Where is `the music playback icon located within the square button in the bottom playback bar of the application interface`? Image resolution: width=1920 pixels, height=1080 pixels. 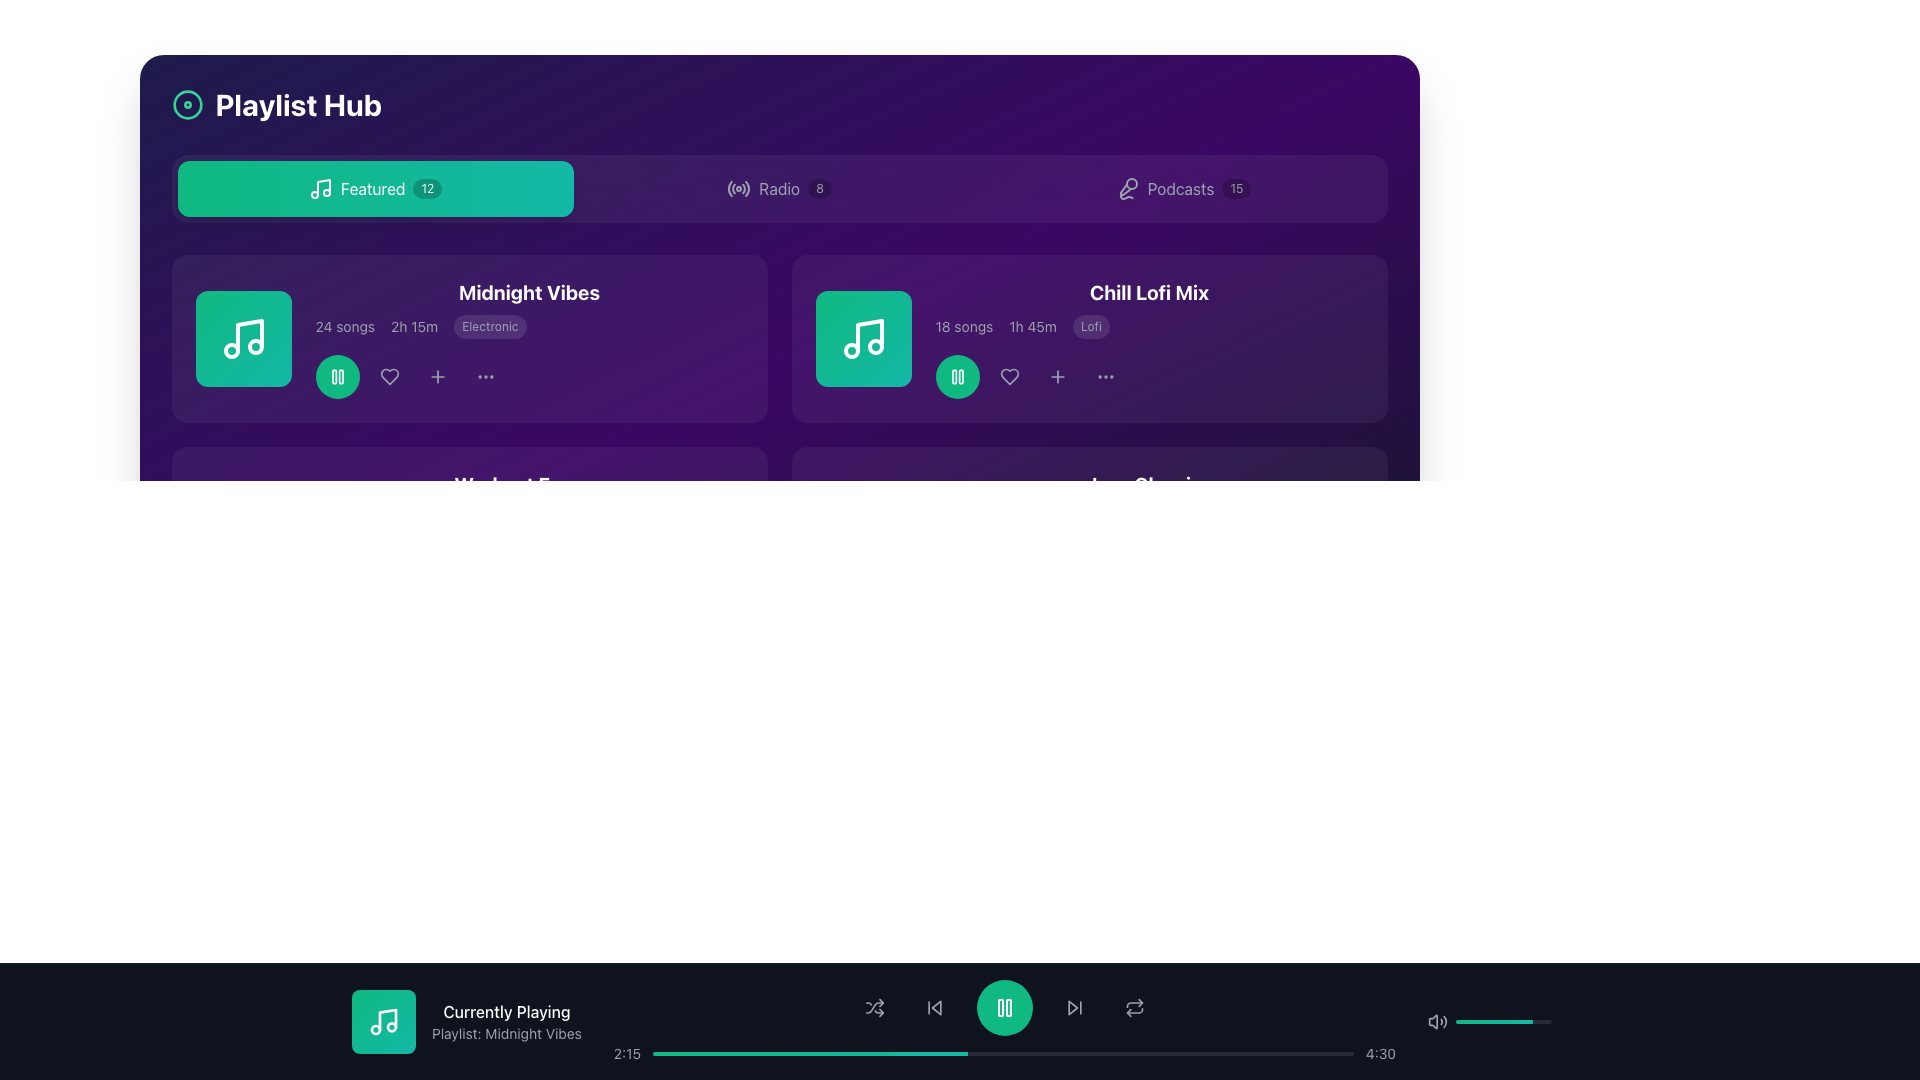 the music playback icon located within the square button in the bottom playback bar of the application interface is located at coordinates (384, 1022).